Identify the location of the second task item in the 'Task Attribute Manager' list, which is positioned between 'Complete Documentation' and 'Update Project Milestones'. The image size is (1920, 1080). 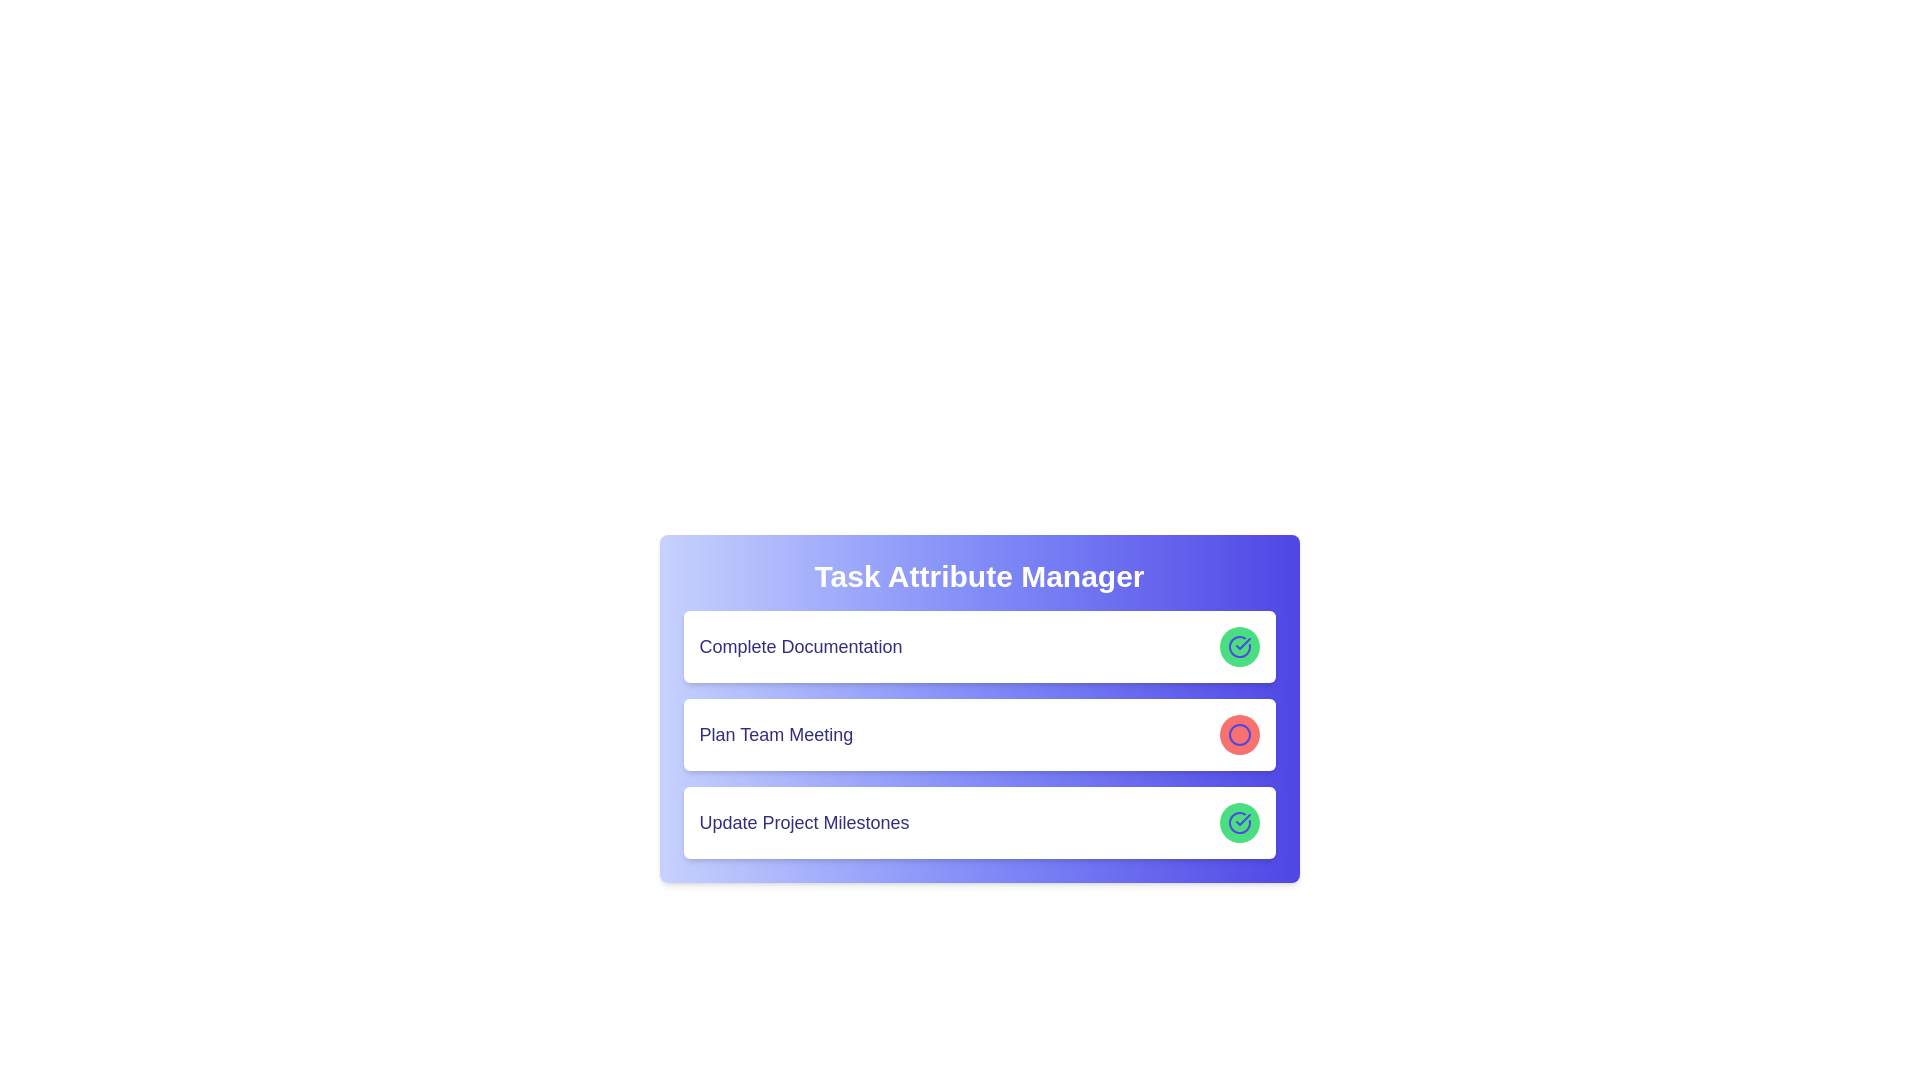
(979, 735).